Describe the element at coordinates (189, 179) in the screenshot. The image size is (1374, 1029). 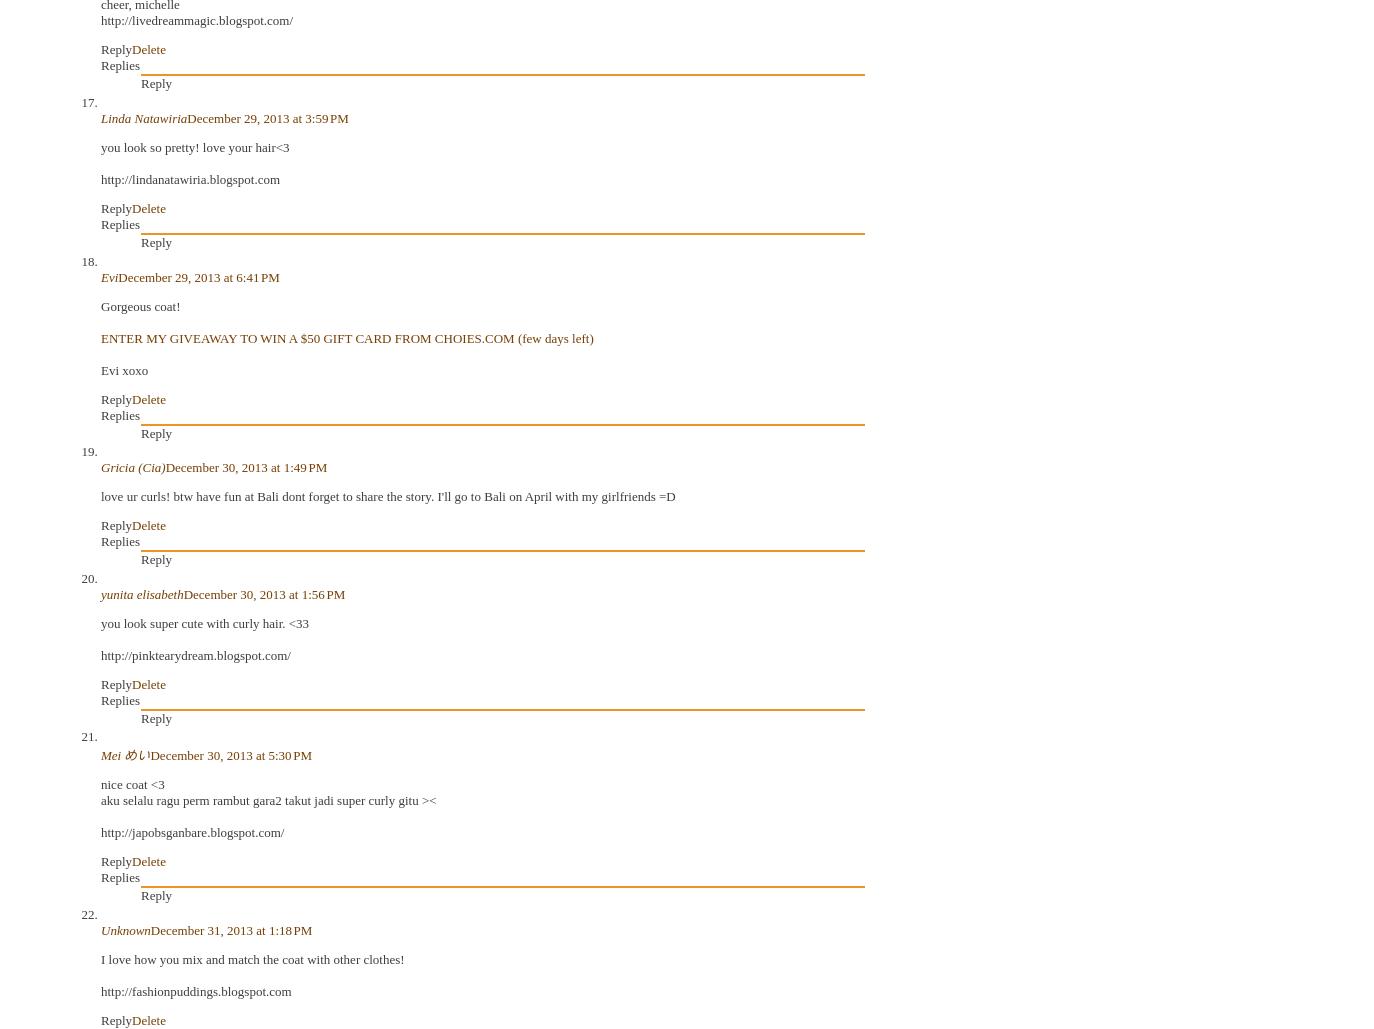
I see `'http://lindanatawiria.blogspot.com'` at that location.